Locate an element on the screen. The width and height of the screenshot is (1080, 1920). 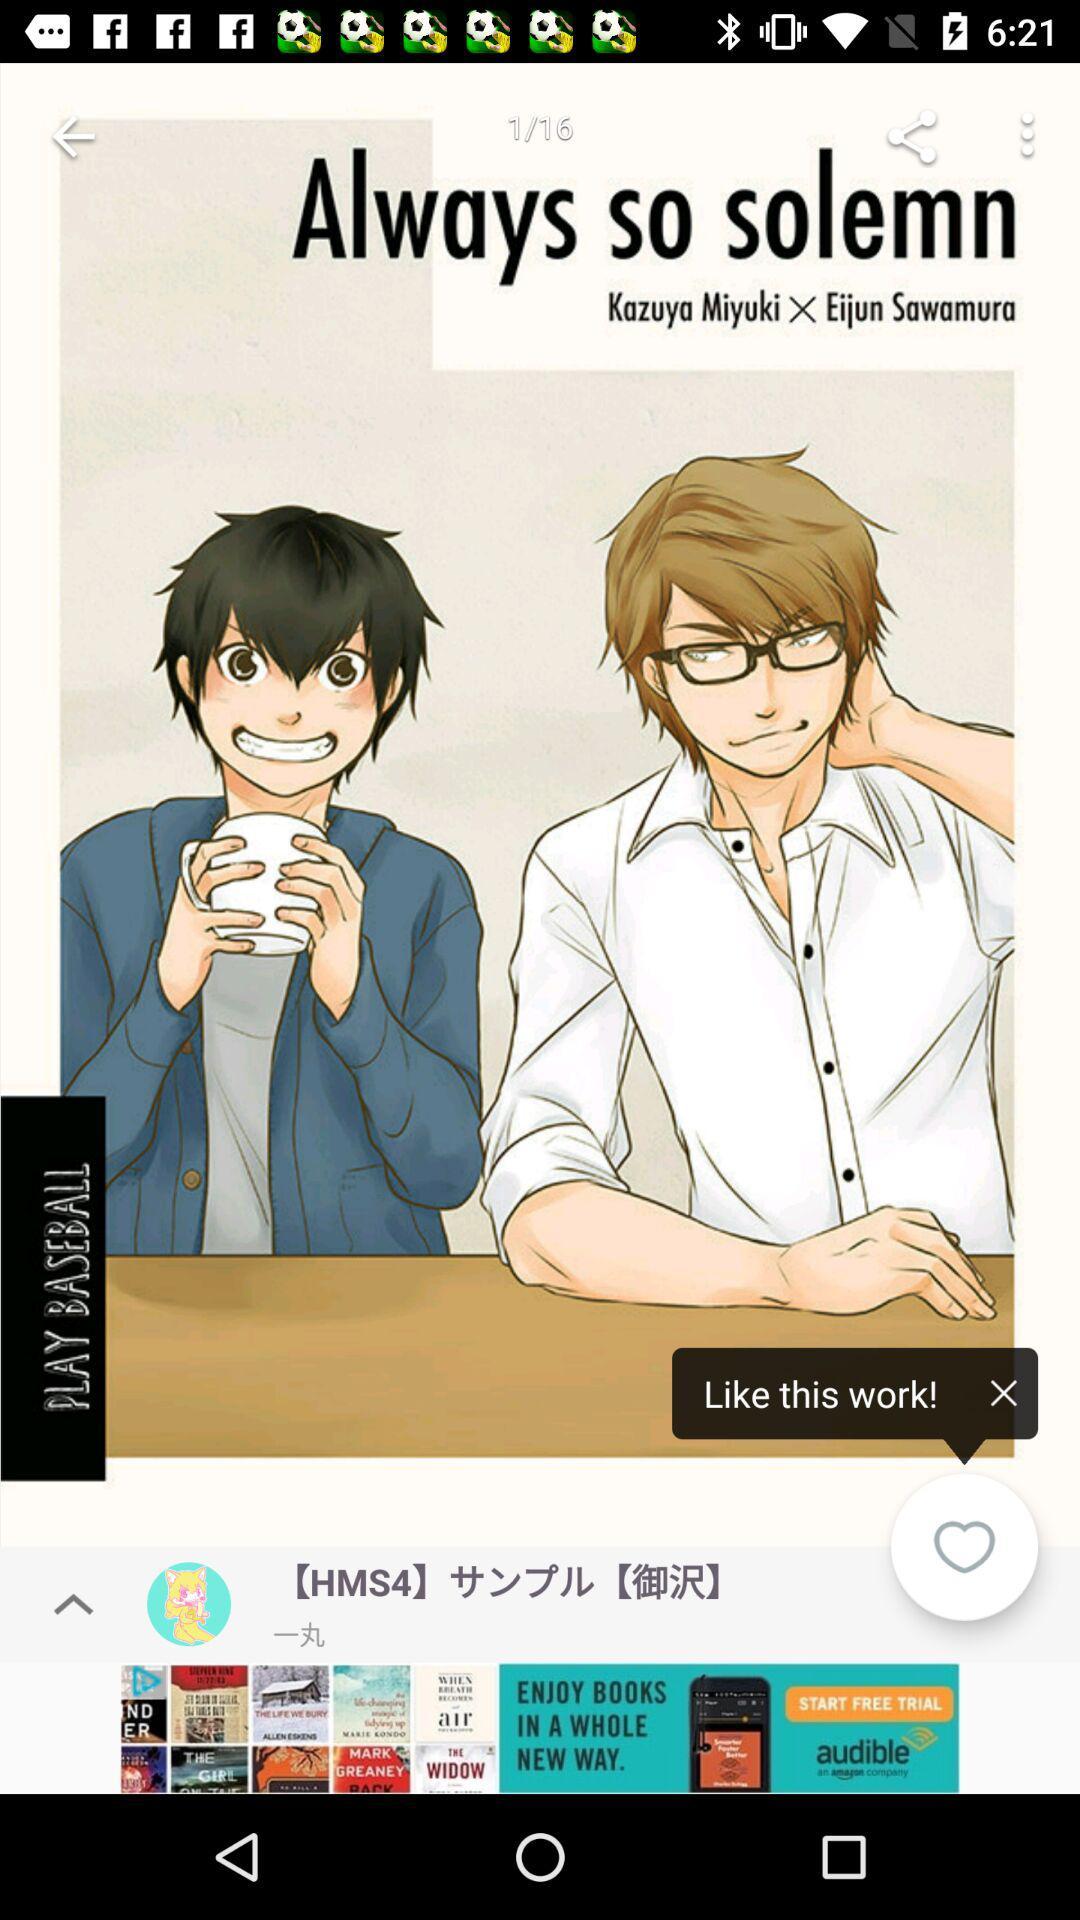
go back is located at coordinates (72, 135).